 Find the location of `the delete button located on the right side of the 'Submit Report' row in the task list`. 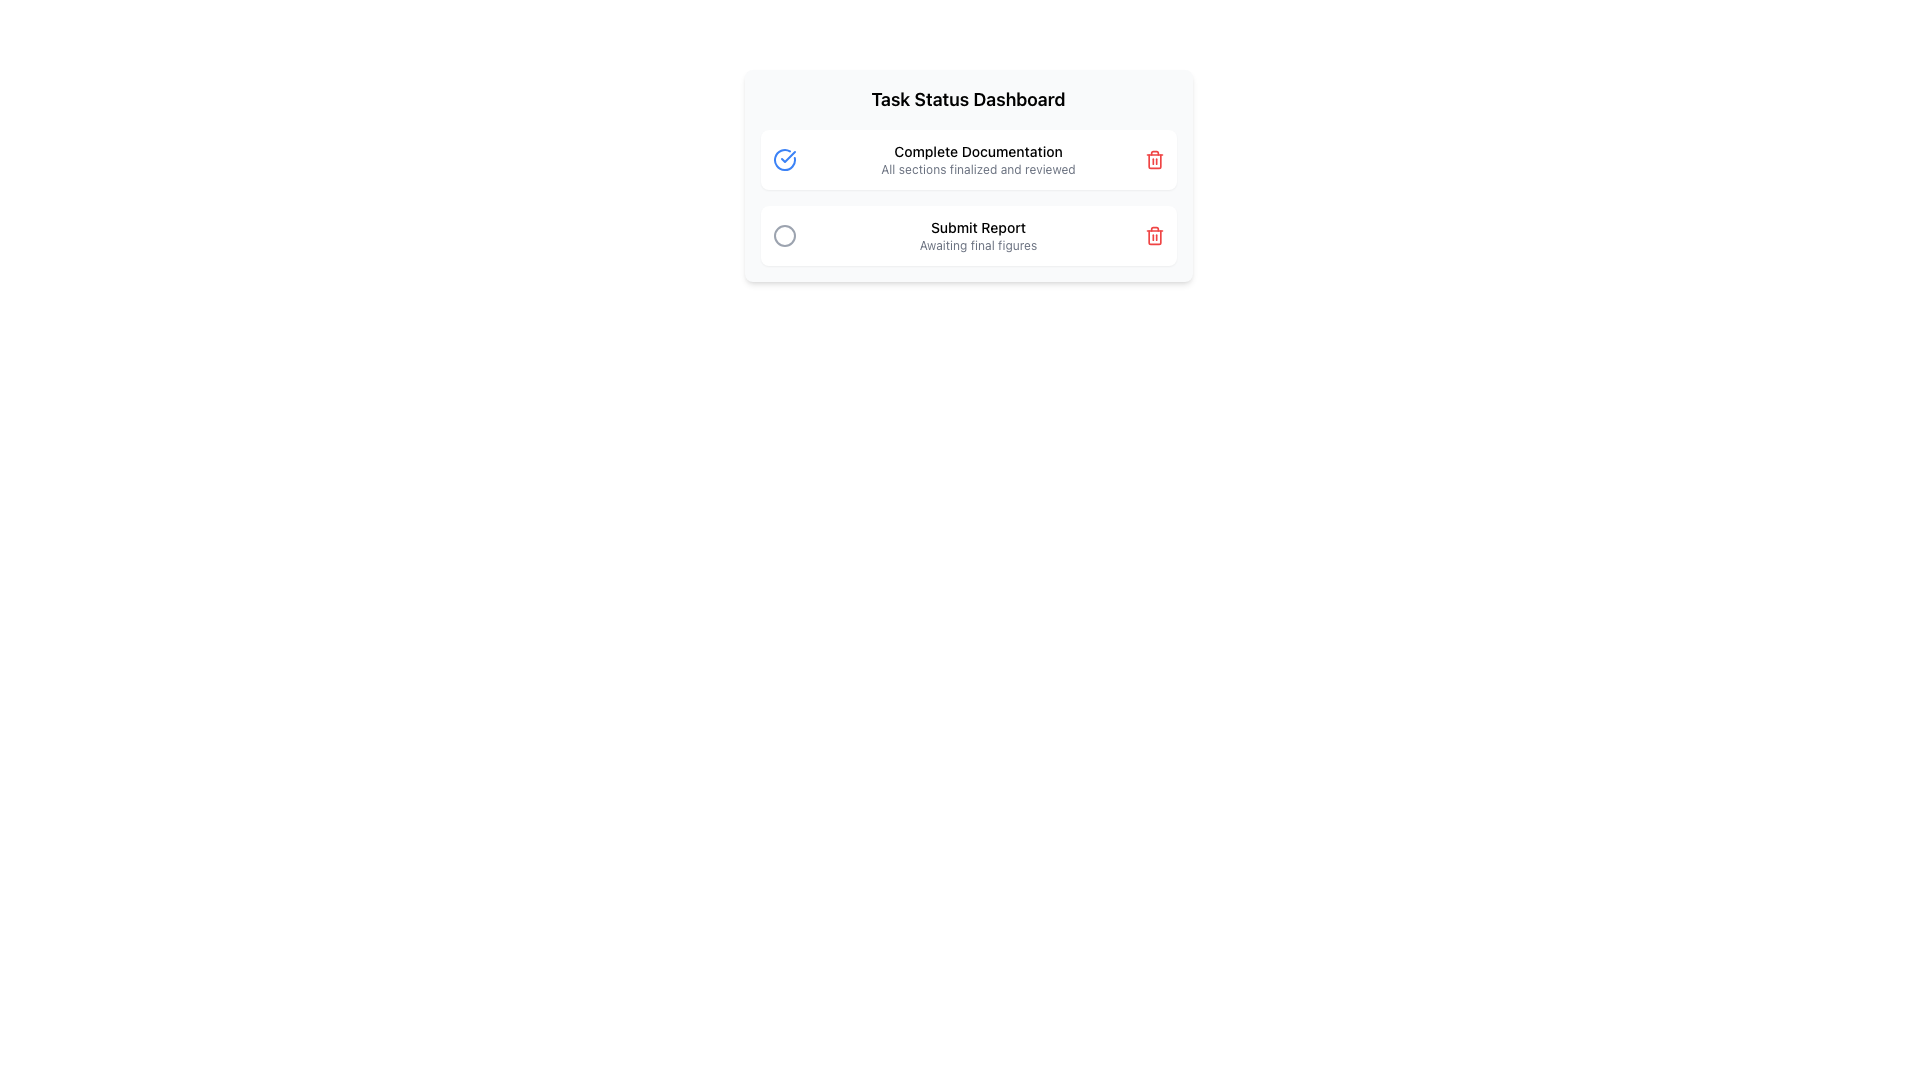

the delete button located on the right side of the 'Submit Report' row in the task list is located at coordinates (1154, 234).